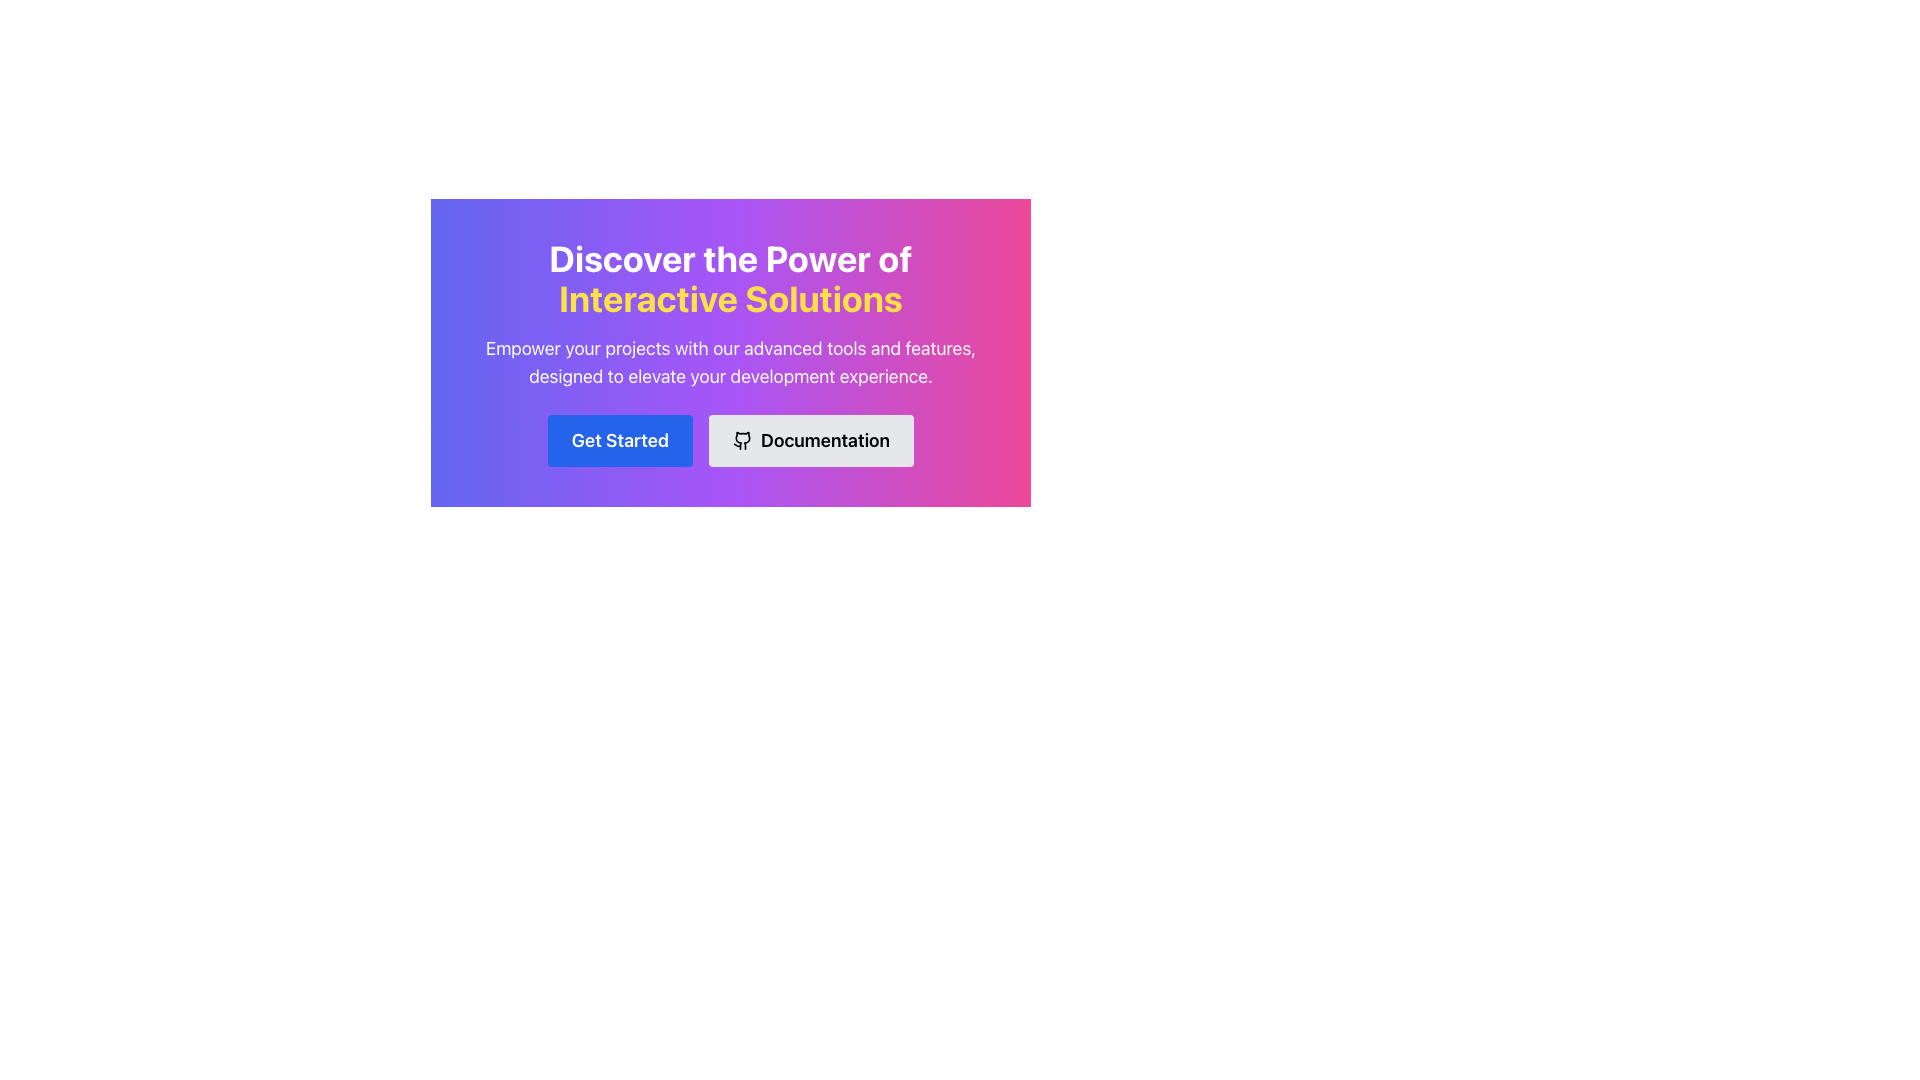  What do you see at coordinates (619, 439) in the screenshot?
I see `the blue 'Get Started' button with white text to initiate the action` at bounding box center [619, 439].